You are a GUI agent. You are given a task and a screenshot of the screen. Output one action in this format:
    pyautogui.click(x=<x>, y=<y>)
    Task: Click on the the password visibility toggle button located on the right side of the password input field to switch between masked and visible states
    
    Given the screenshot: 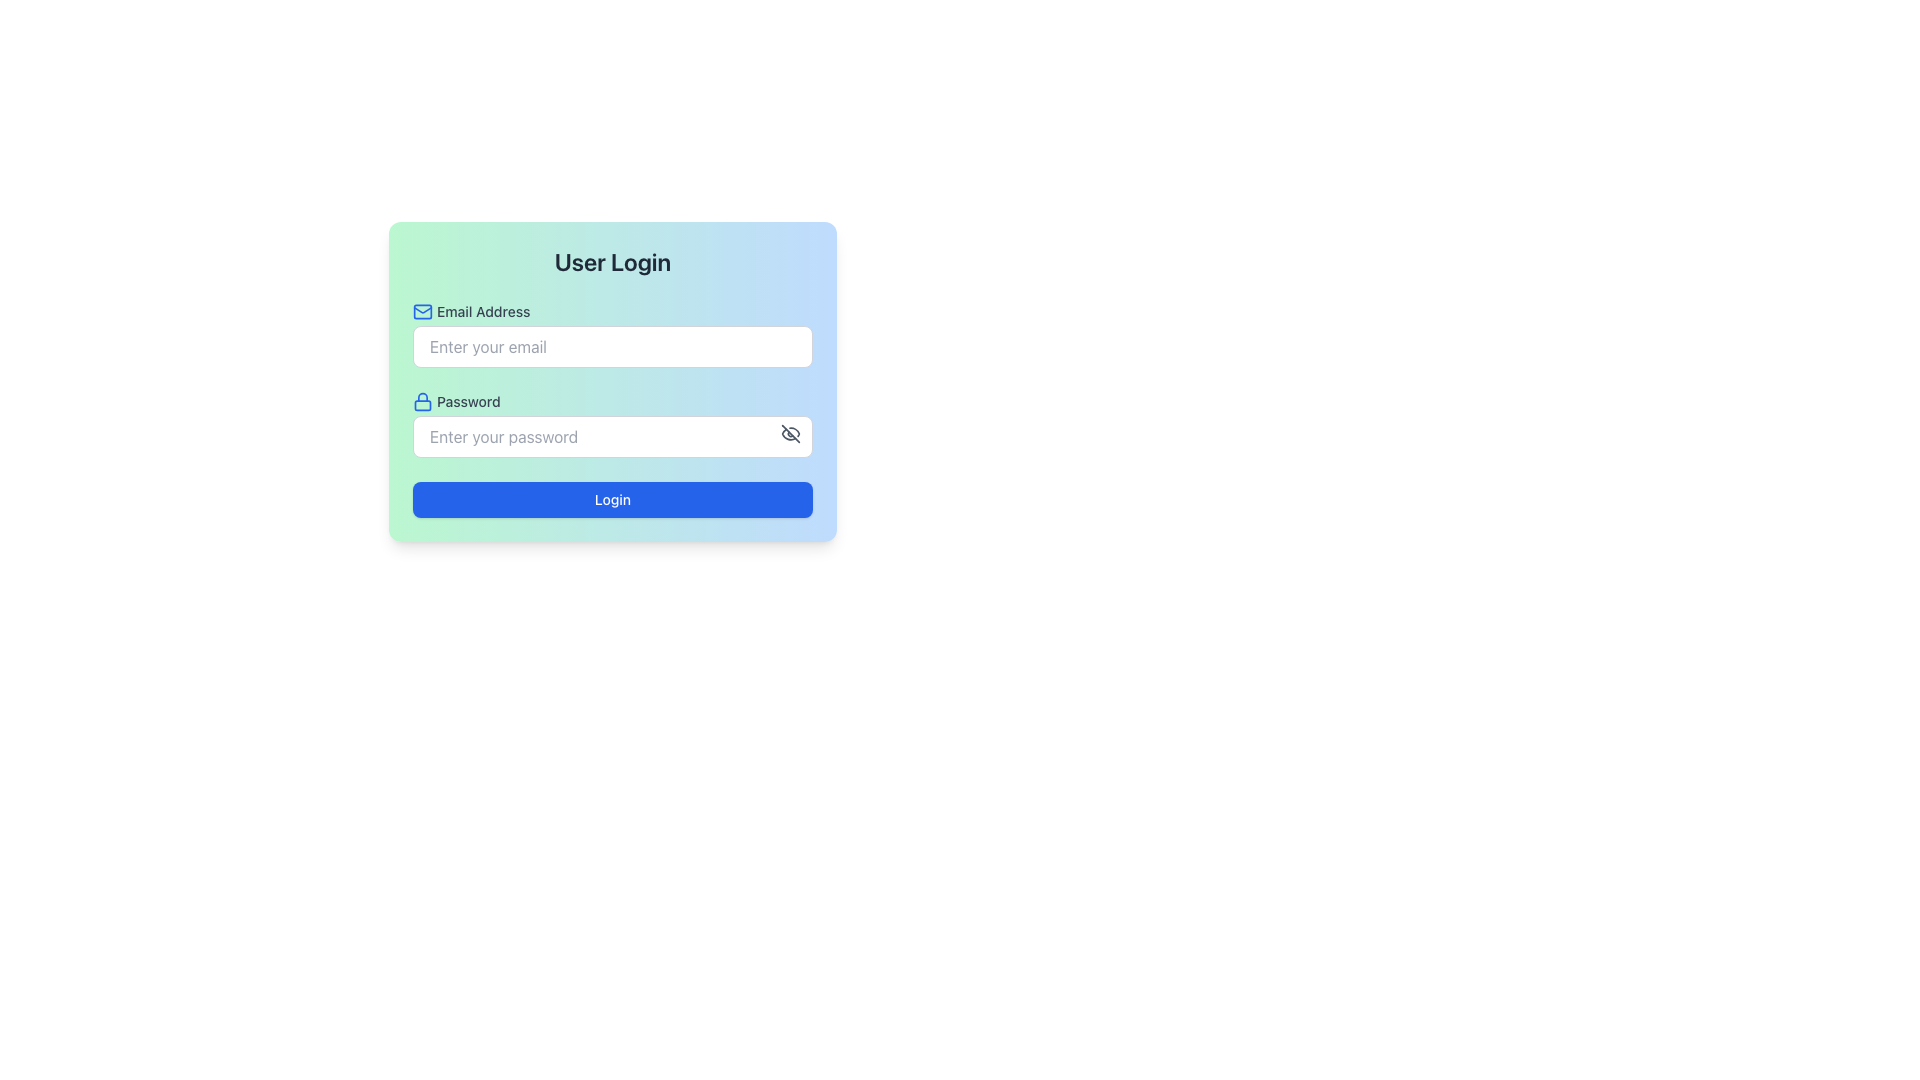 What is the action you would take?
    pyautogui.click(x=790, y=433)
    